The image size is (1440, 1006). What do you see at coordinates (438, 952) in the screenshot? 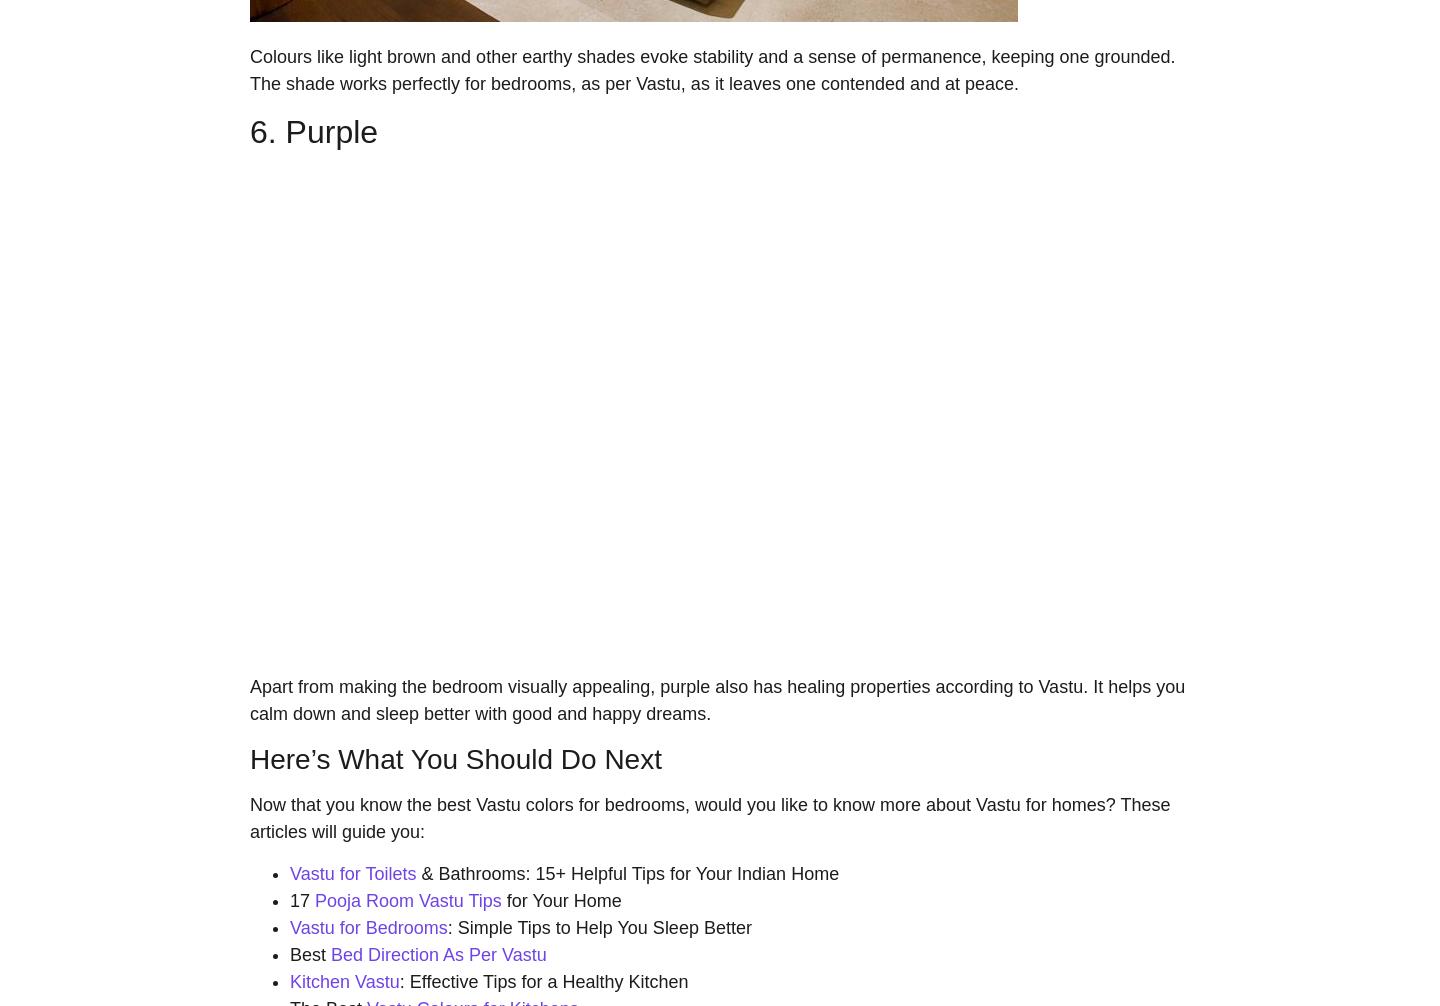
I see `'Bed Direction As Per Vastu'` at bounding box center [438, 952].